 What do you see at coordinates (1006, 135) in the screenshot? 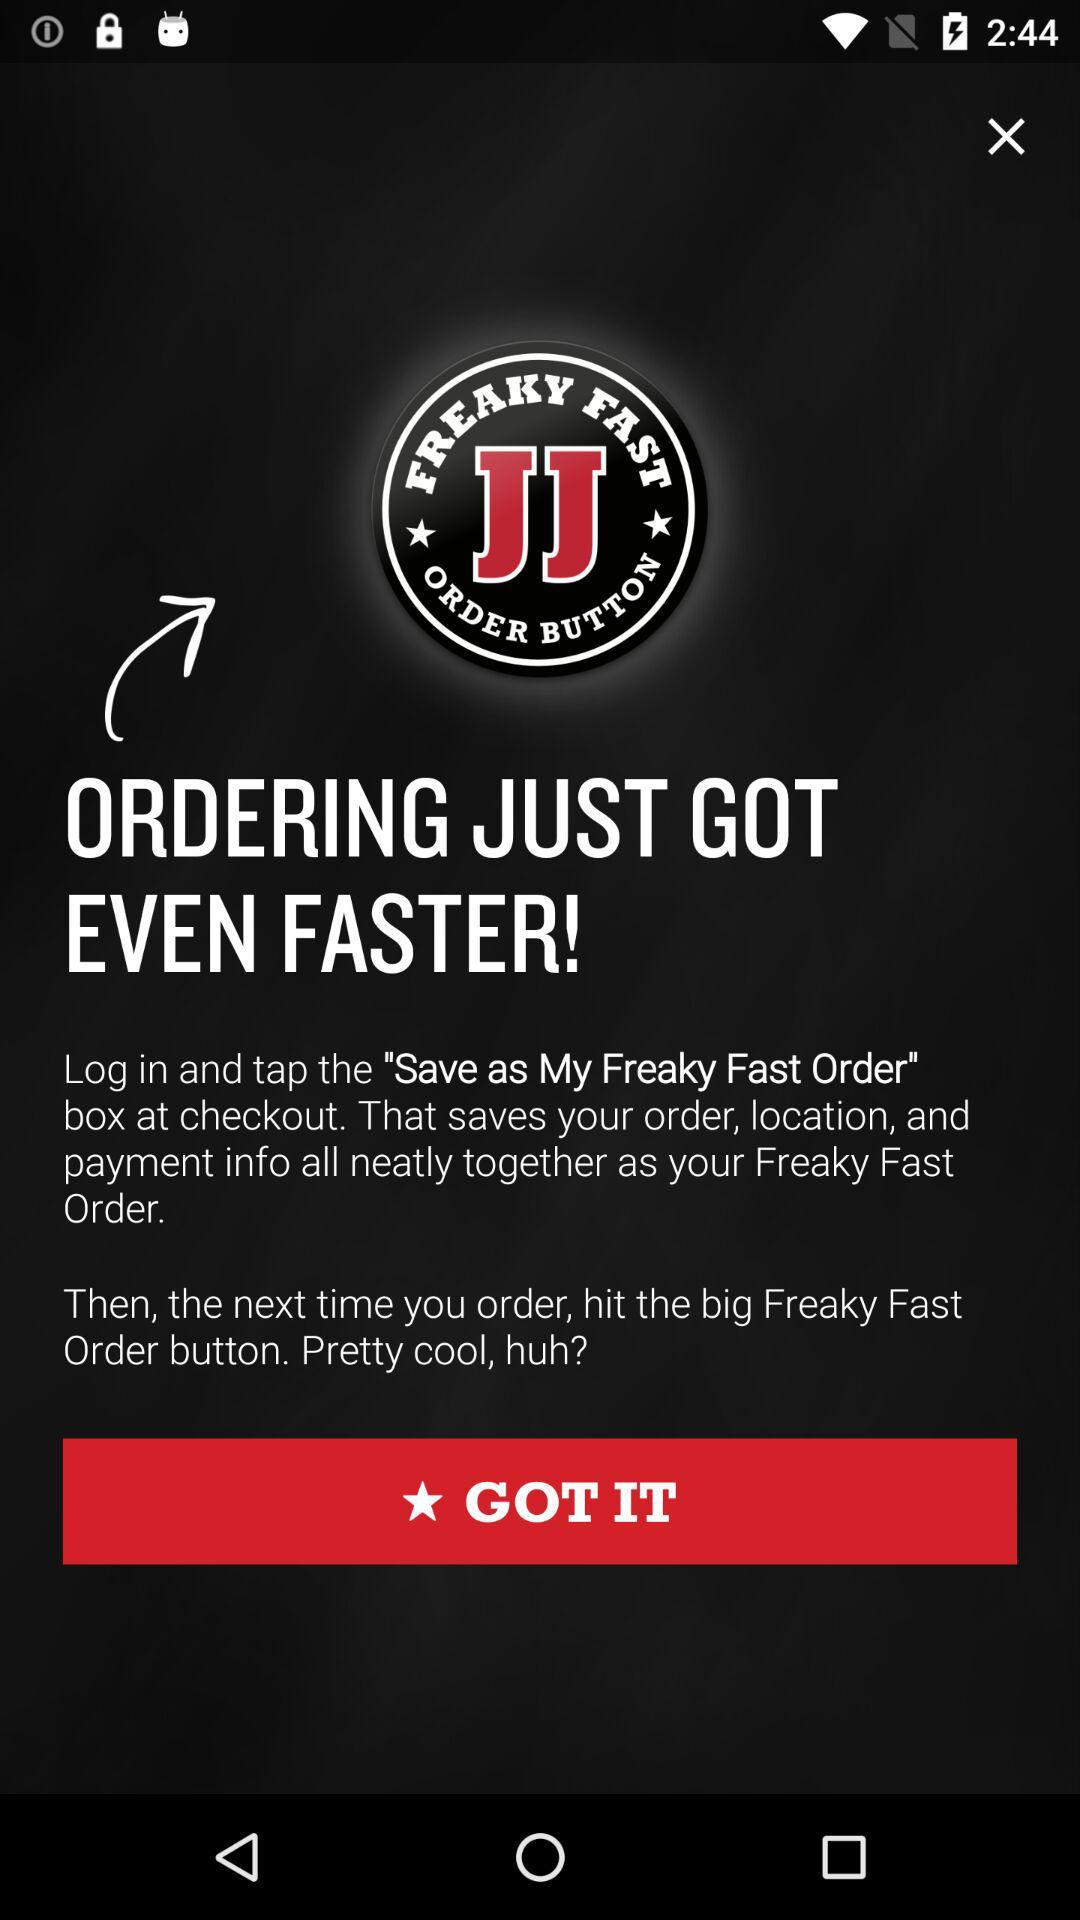
I see `the close icon` at bounding box center [1006, 135].